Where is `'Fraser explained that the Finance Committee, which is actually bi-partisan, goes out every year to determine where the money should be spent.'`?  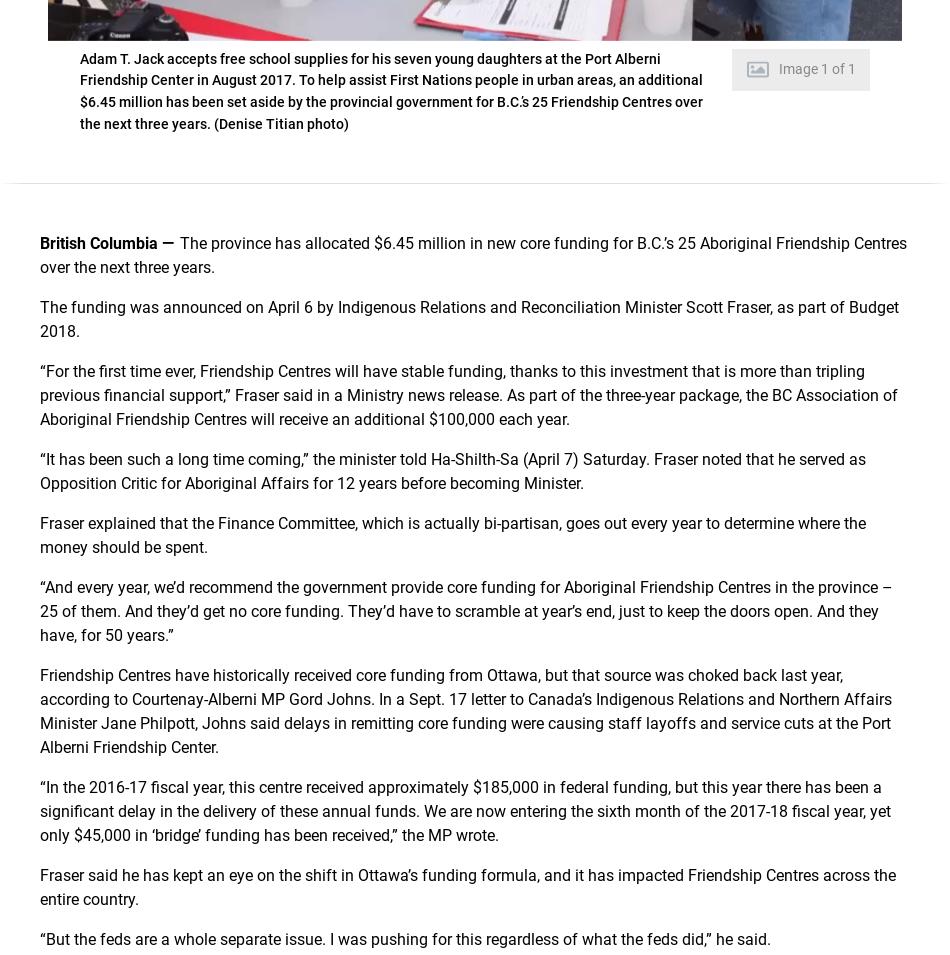 'Fraser explained that the Finance Committee, which is actually bi-partisan, goes out every year to determine where the money should be spent.' is located at coordinates (451, 535).